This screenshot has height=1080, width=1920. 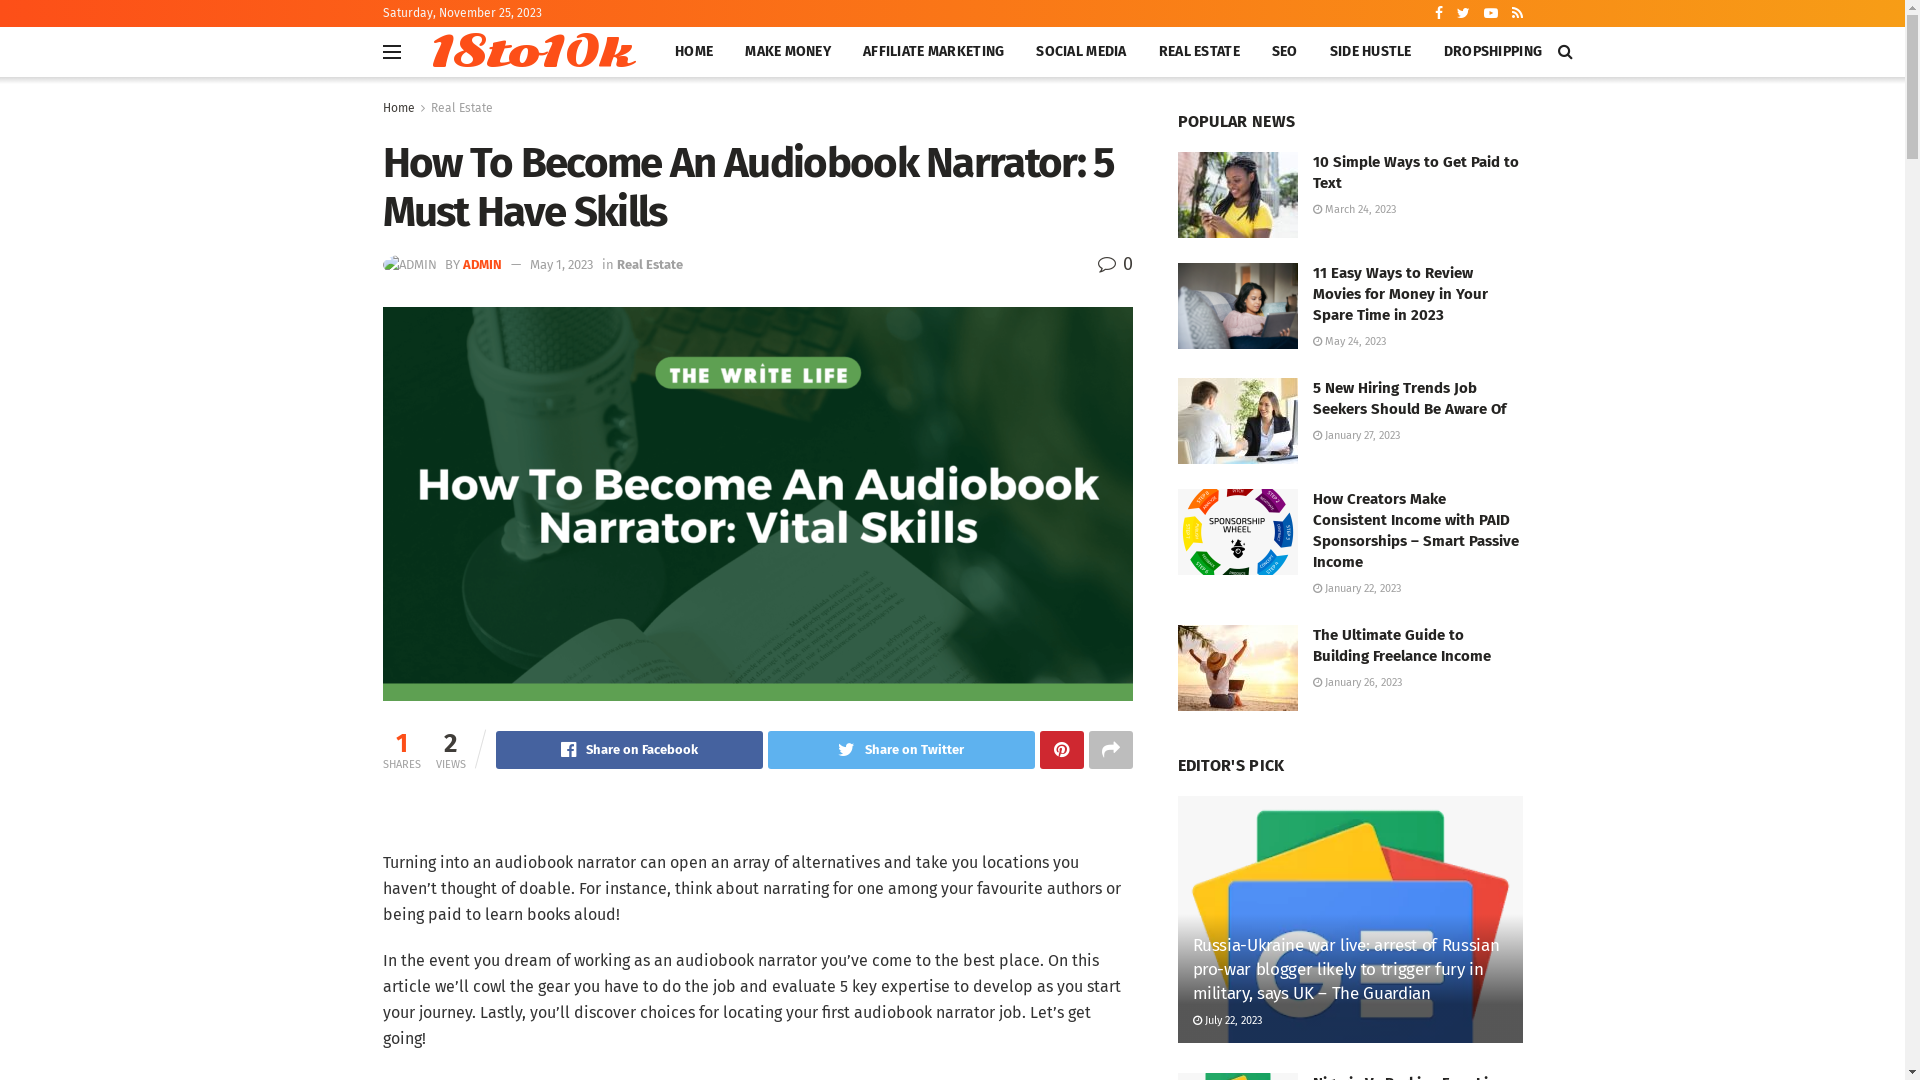 I want to click on '18to10k', so click(x=529, y=50).